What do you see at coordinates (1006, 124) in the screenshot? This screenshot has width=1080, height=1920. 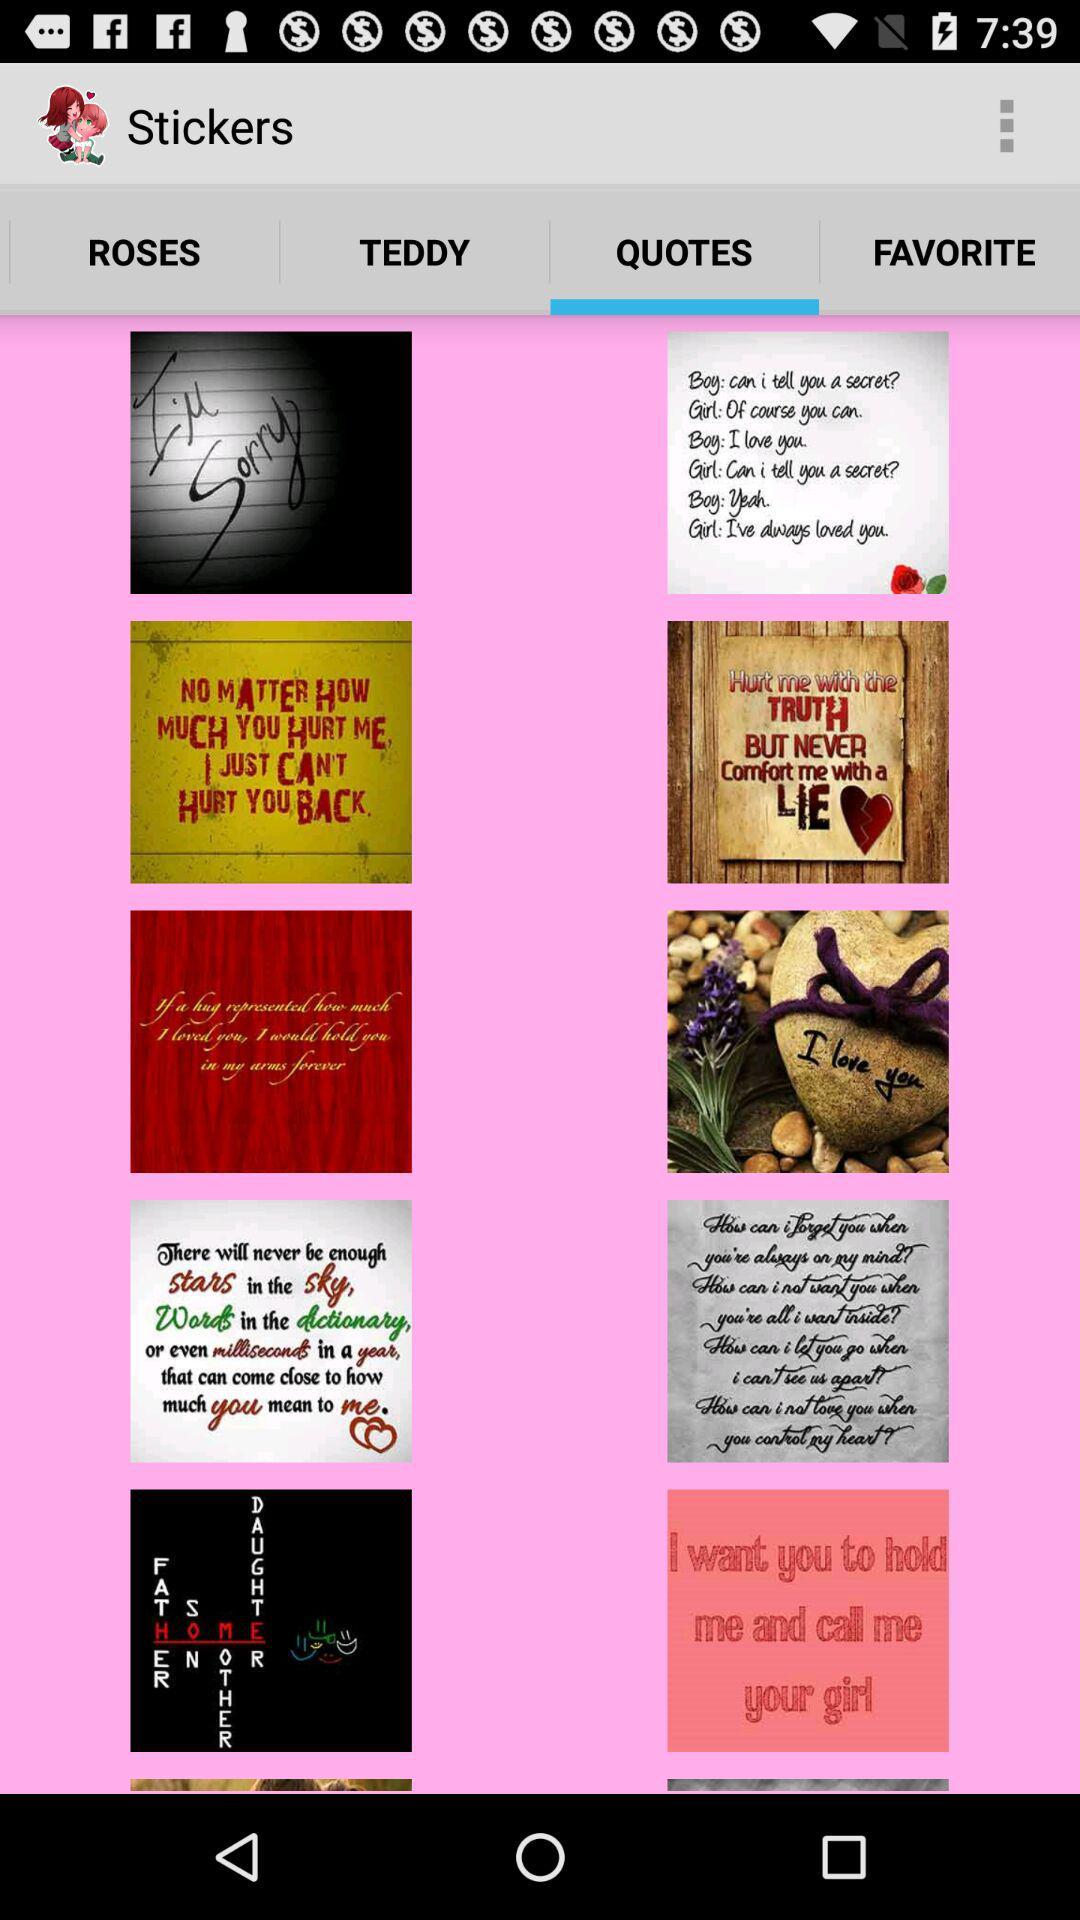 I see `the item next to the stickers` at bounding box center [1006, 124].